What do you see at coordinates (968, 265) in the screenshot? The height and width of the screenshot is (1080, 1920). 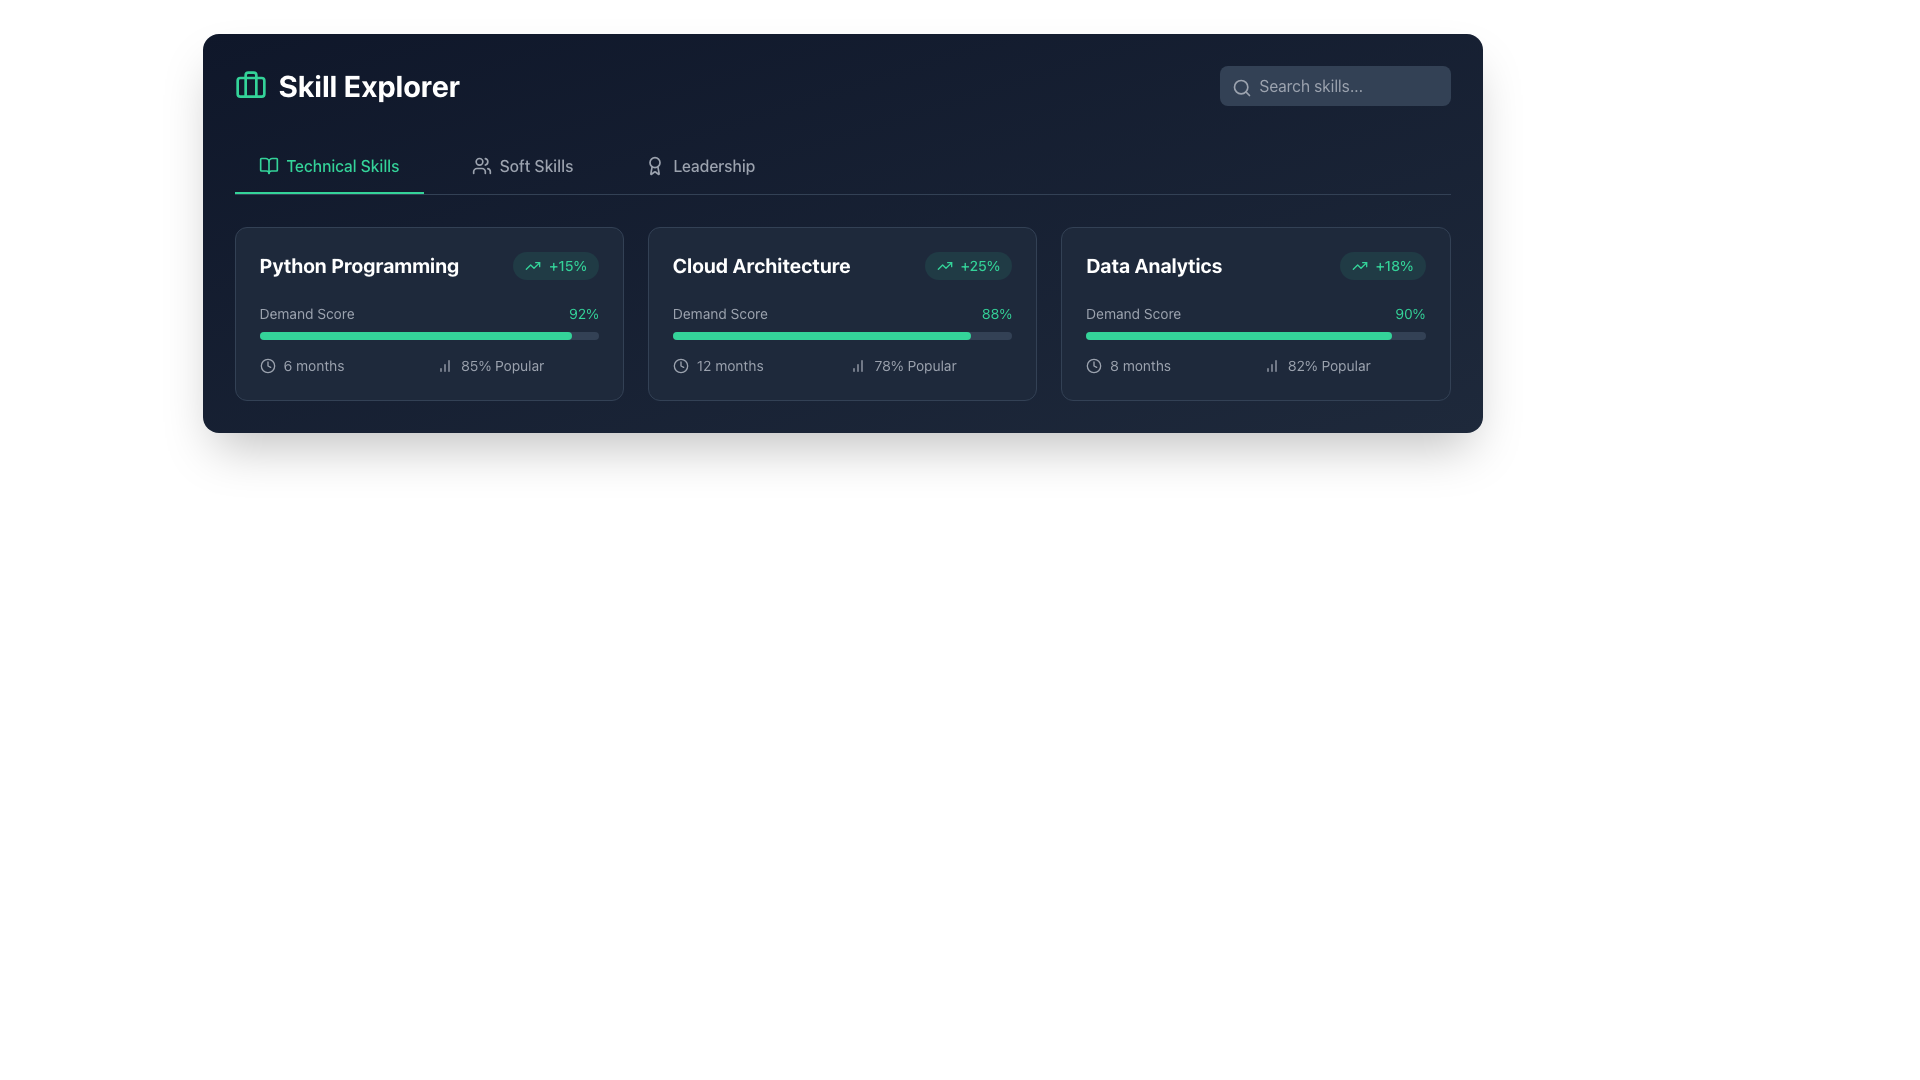 I see `the badge indicating percentage improvement for the 'Cloud Architecture' section located at the top-right corner, aligned with the section title and demand score` at bounding box center [968, 265].